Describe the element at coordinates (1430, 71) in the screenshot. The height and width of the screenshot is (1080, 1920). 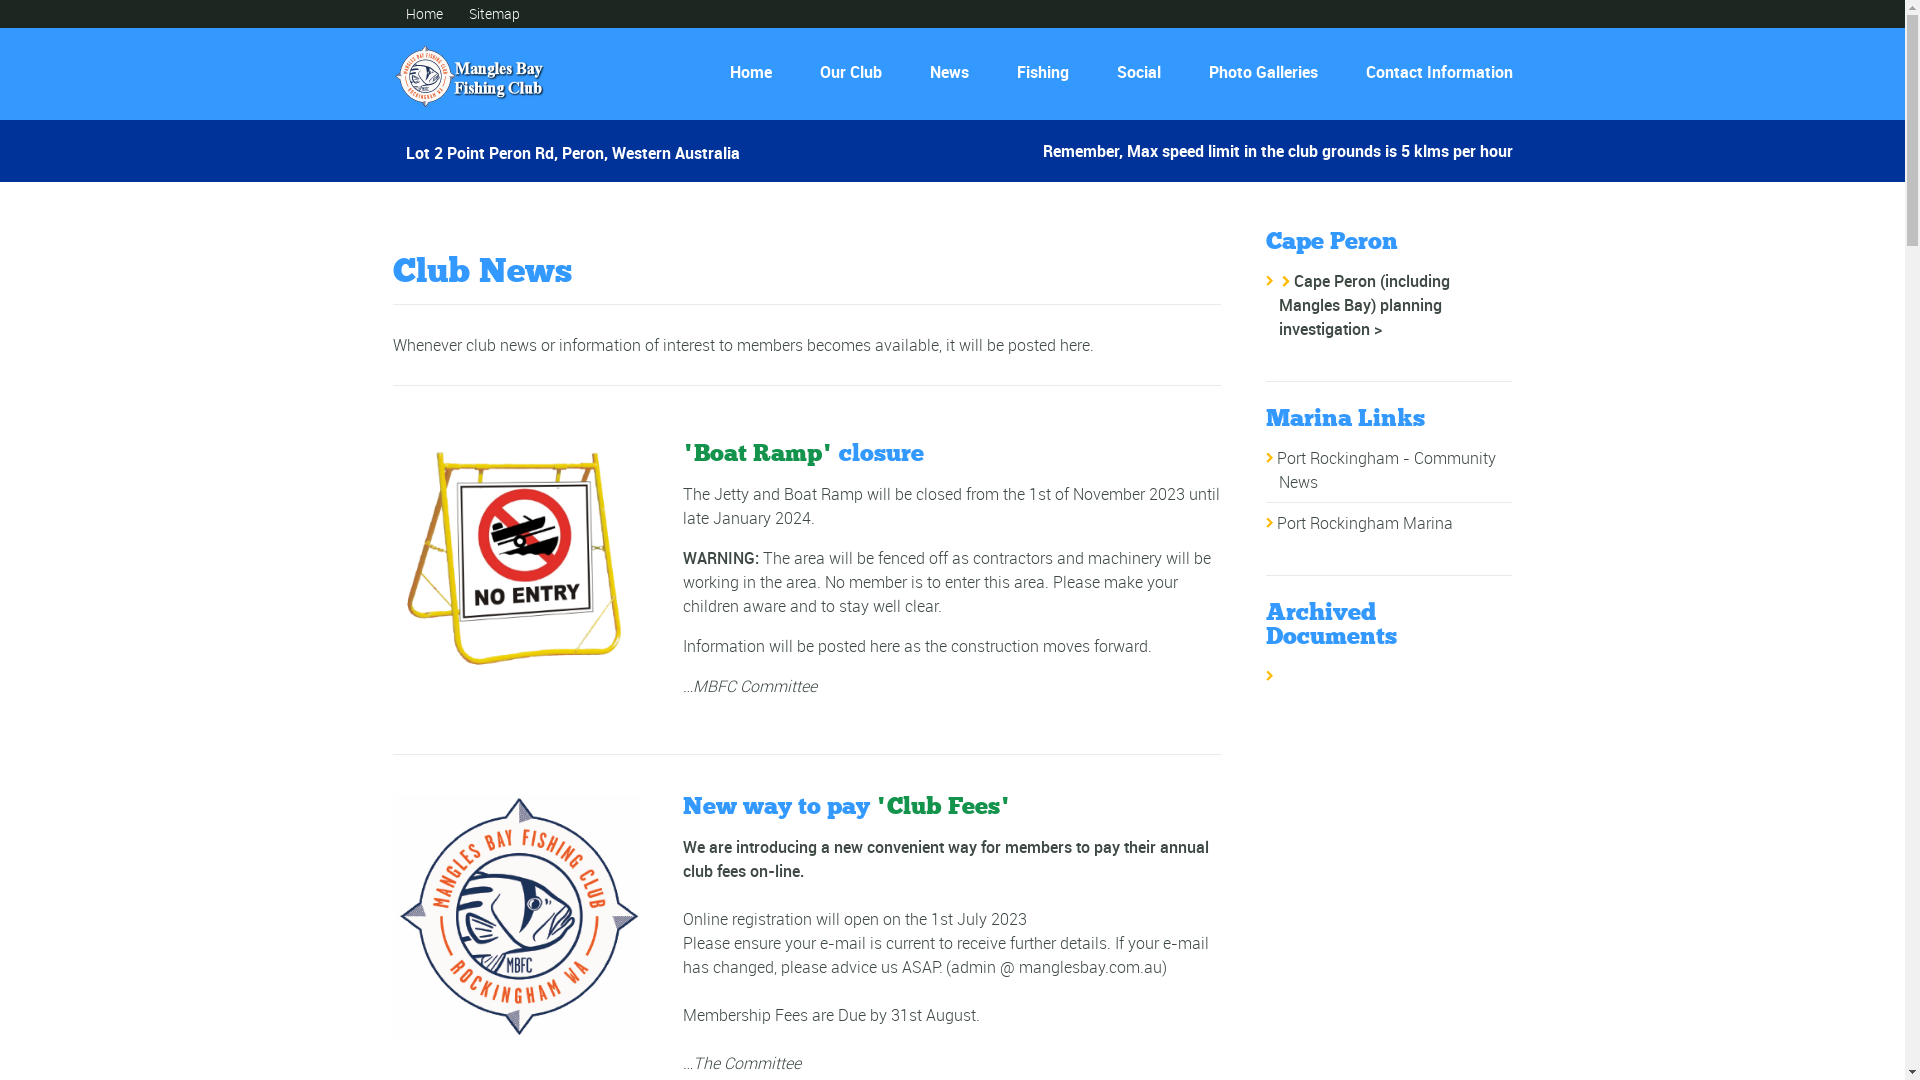
I see `'Contact Information'` at that location.